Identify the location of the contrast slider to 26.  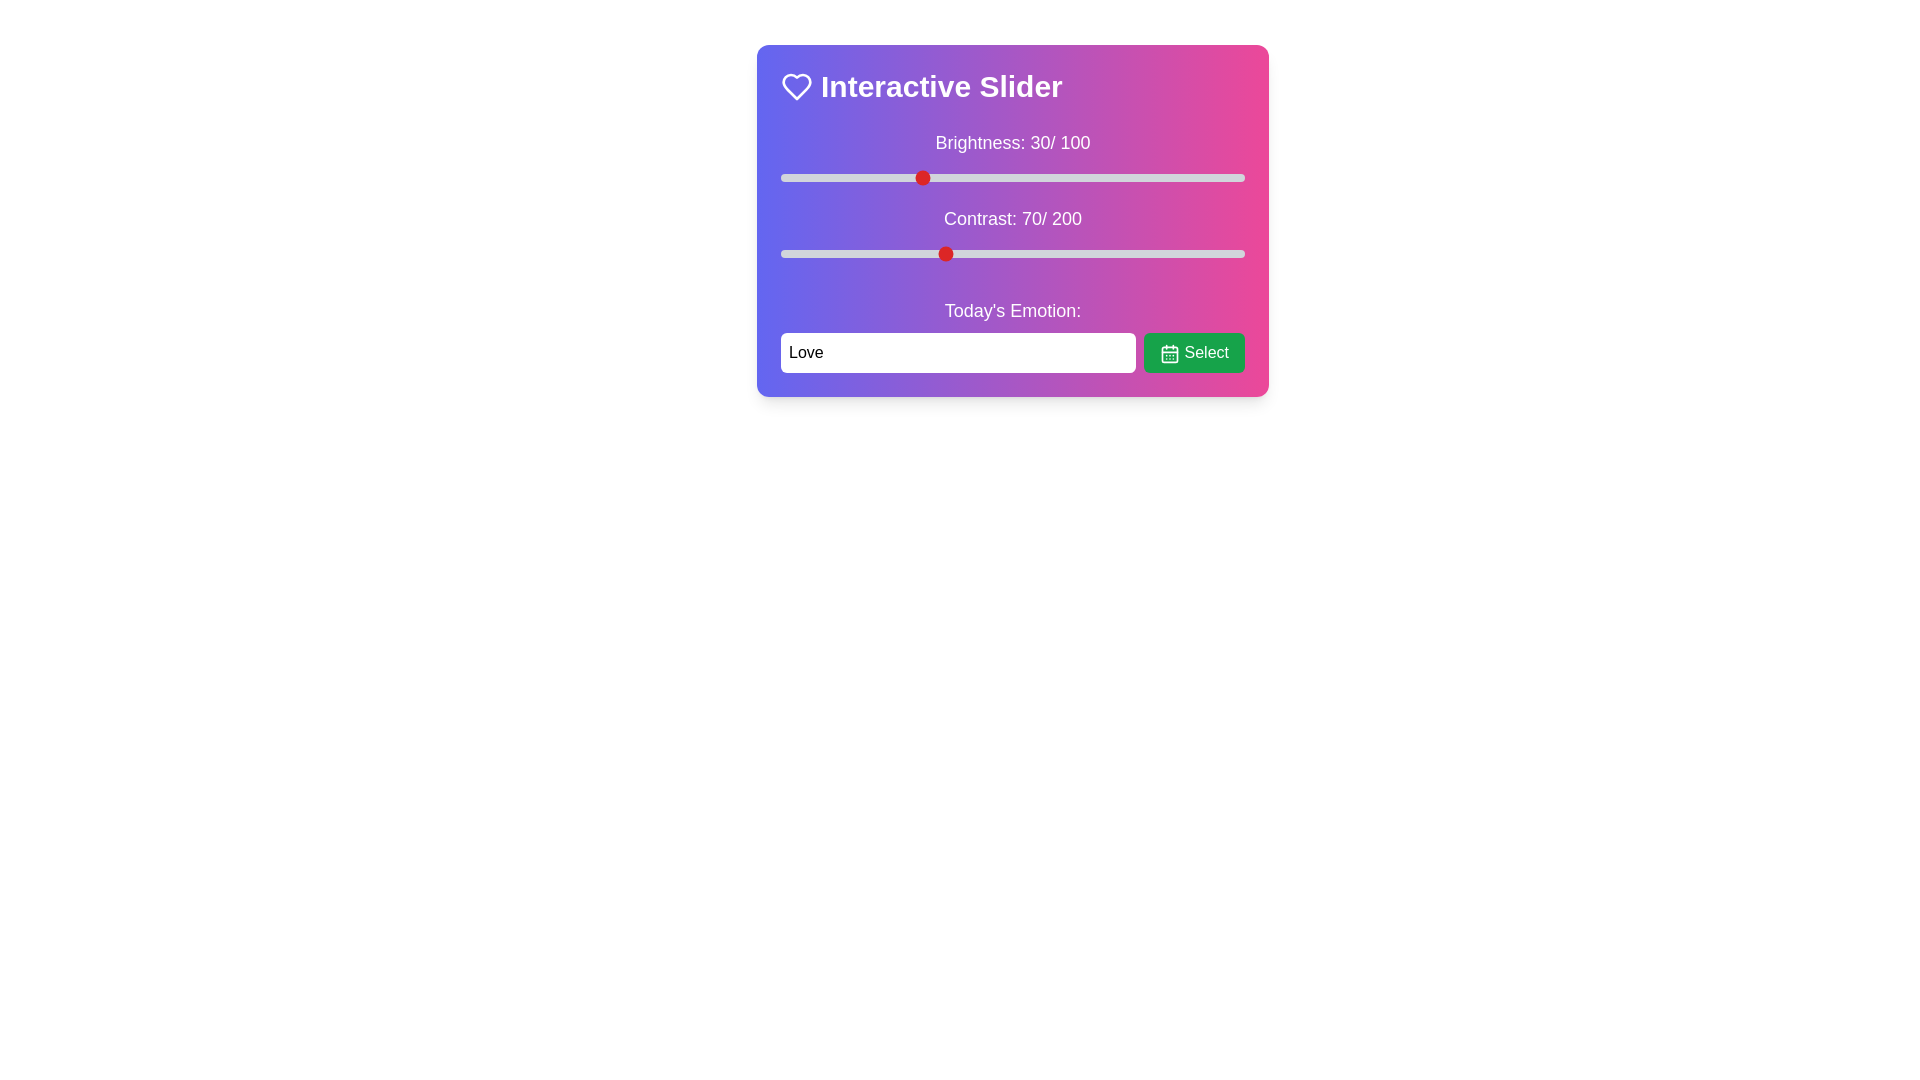
(841, 253).